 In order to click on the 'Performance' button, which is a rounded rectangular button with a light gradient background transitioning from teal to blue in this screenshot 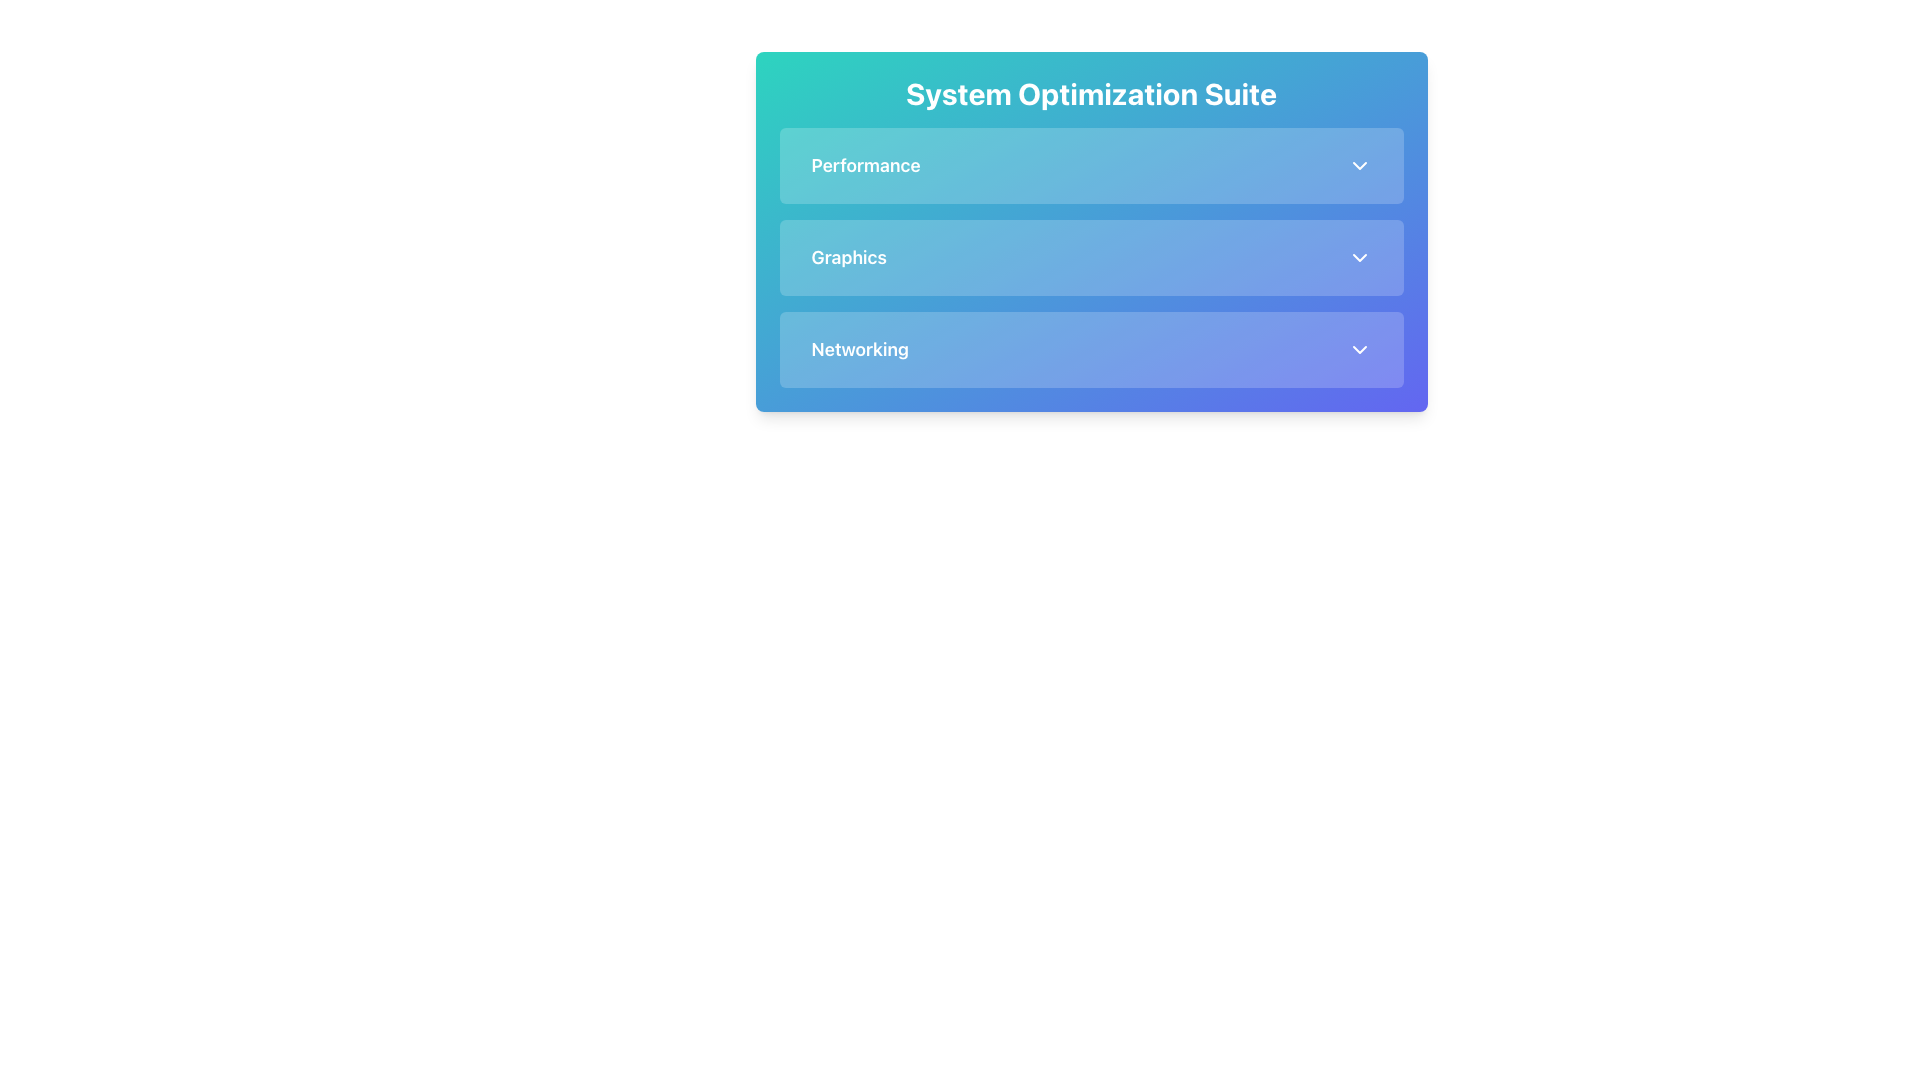, I will do `click(1090, 164)`.